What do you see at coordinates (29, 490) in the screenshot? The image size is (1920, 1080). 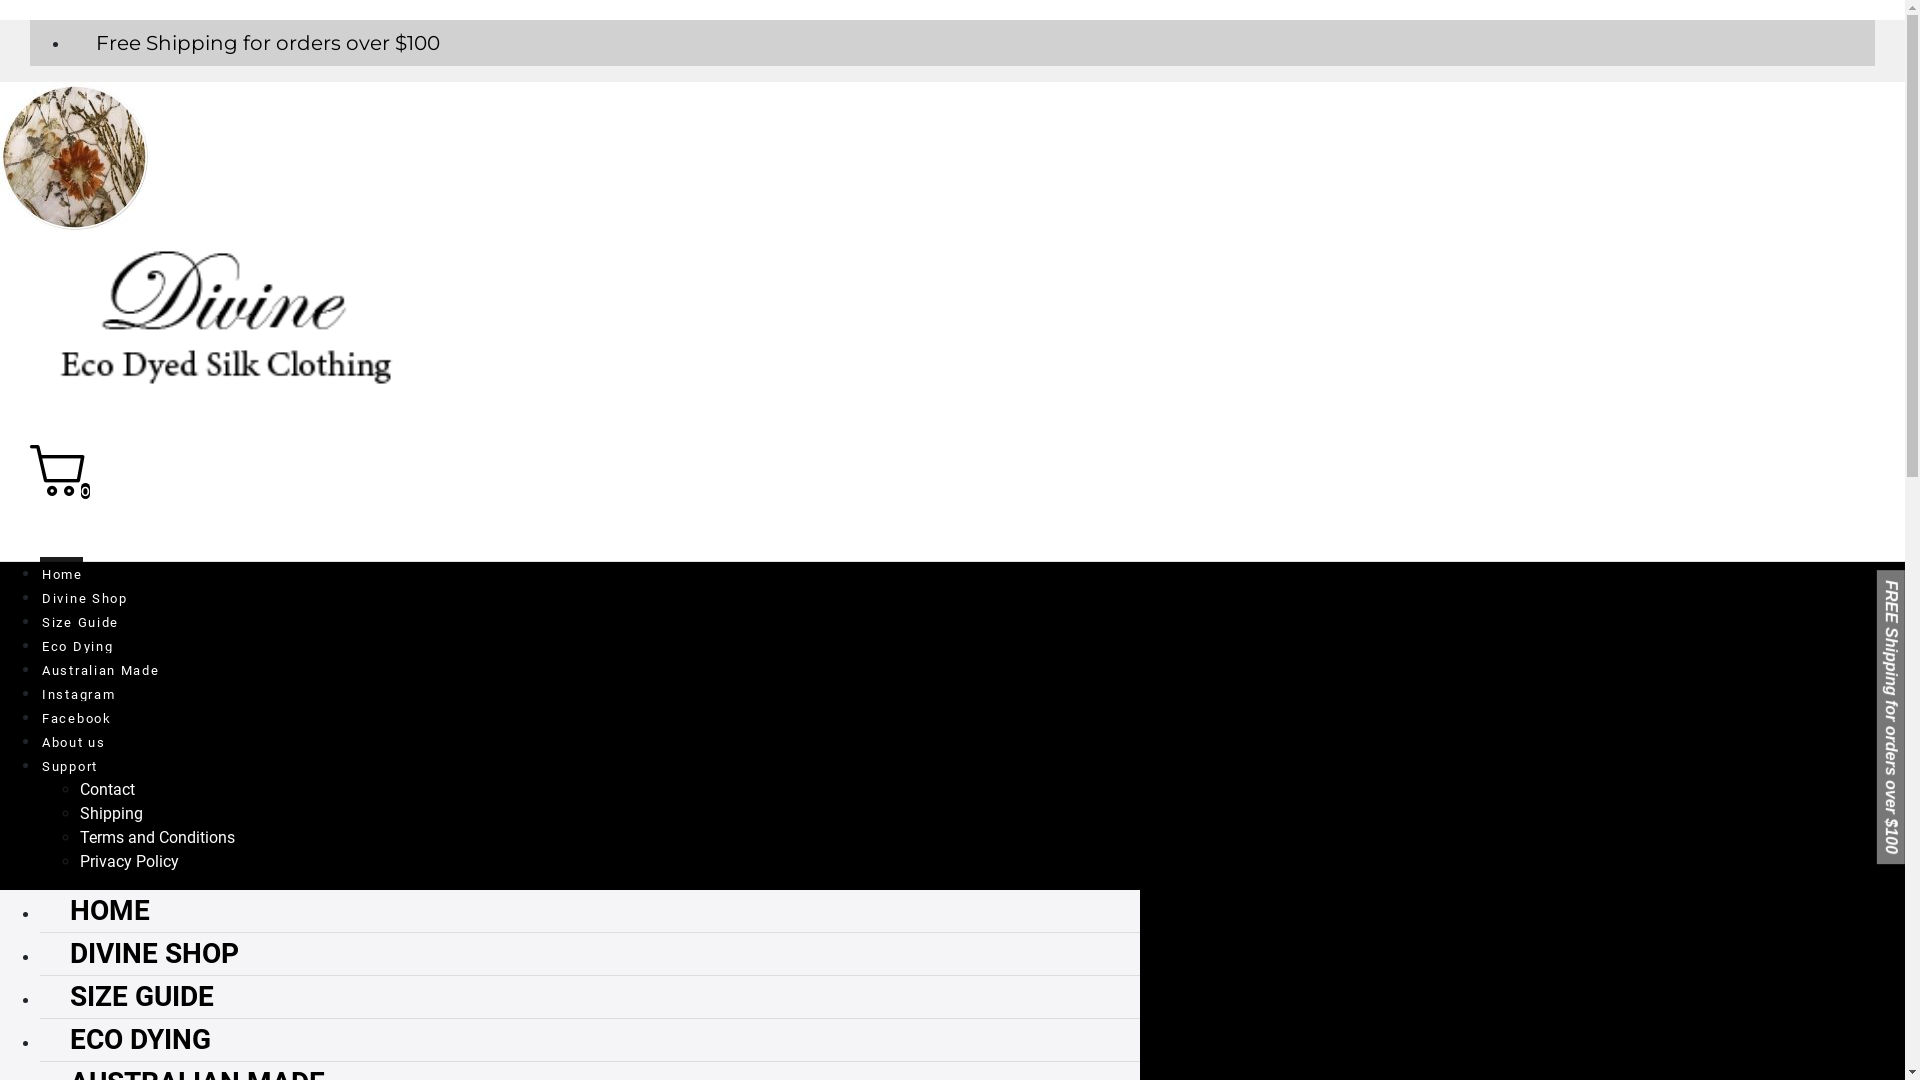 I see `'0'` at bounding box center [29, 490].